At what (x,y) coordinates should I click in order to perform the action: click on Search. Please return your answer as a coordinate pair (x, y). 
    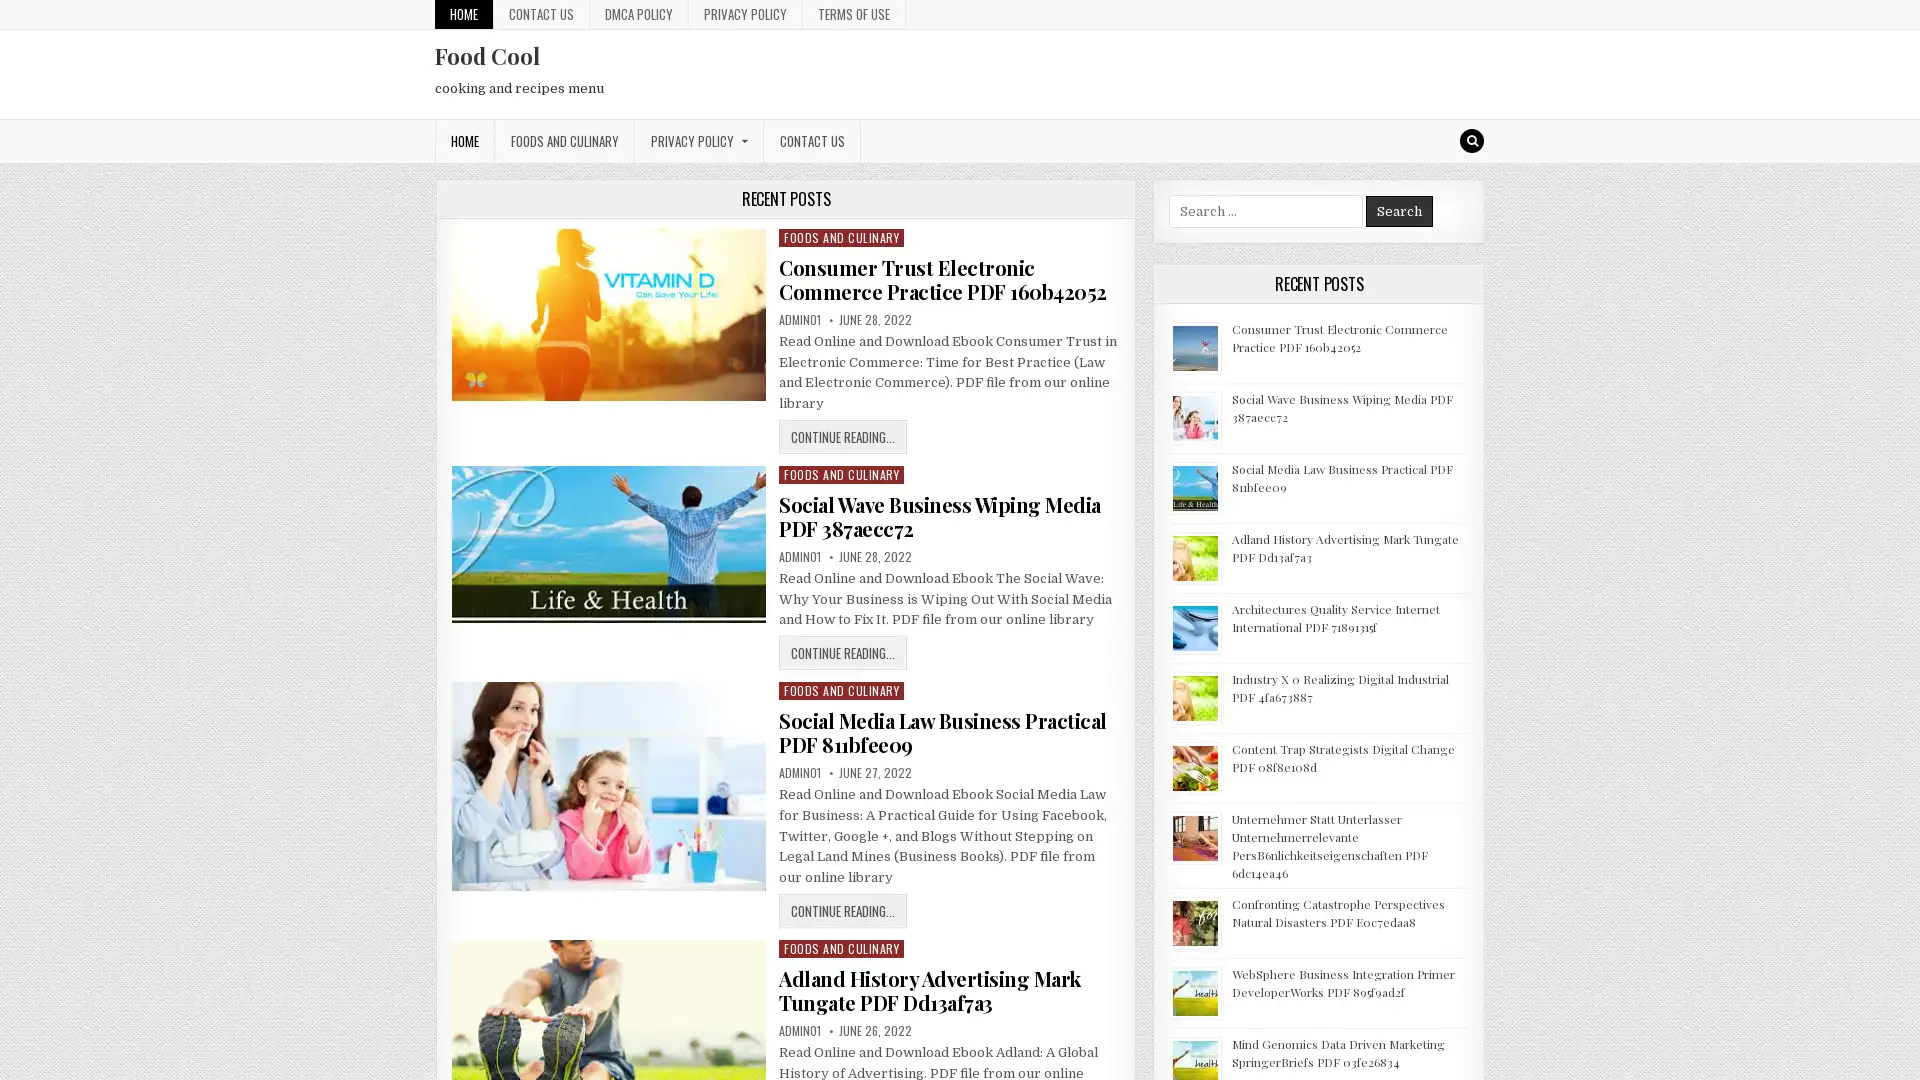
    Looking at the image, I should click on (1398, 211).